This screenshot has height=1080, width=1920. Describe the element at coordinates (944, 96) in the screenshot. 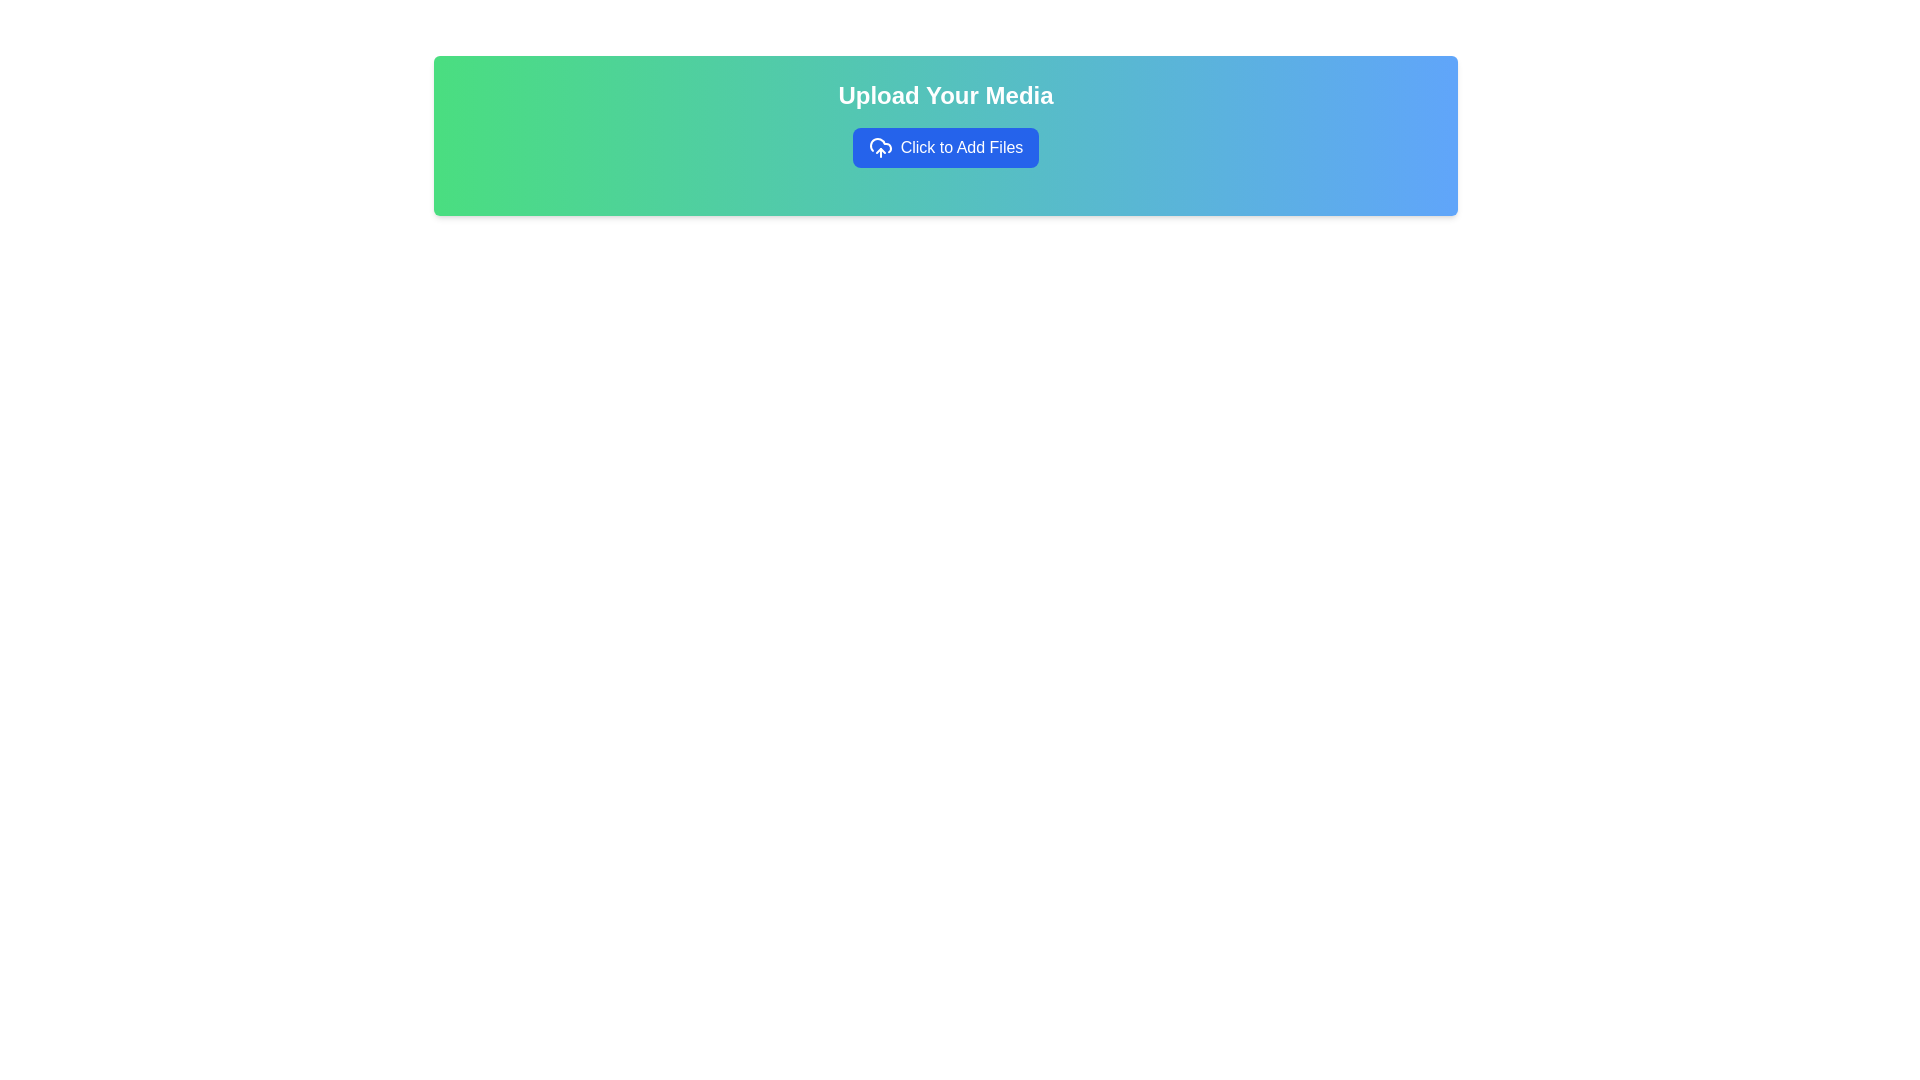

I see `the header text element displaying 'Upload Your Media', which is styled with a bold, white font and centered within a gradient background transitioning from green to blue` at that location.